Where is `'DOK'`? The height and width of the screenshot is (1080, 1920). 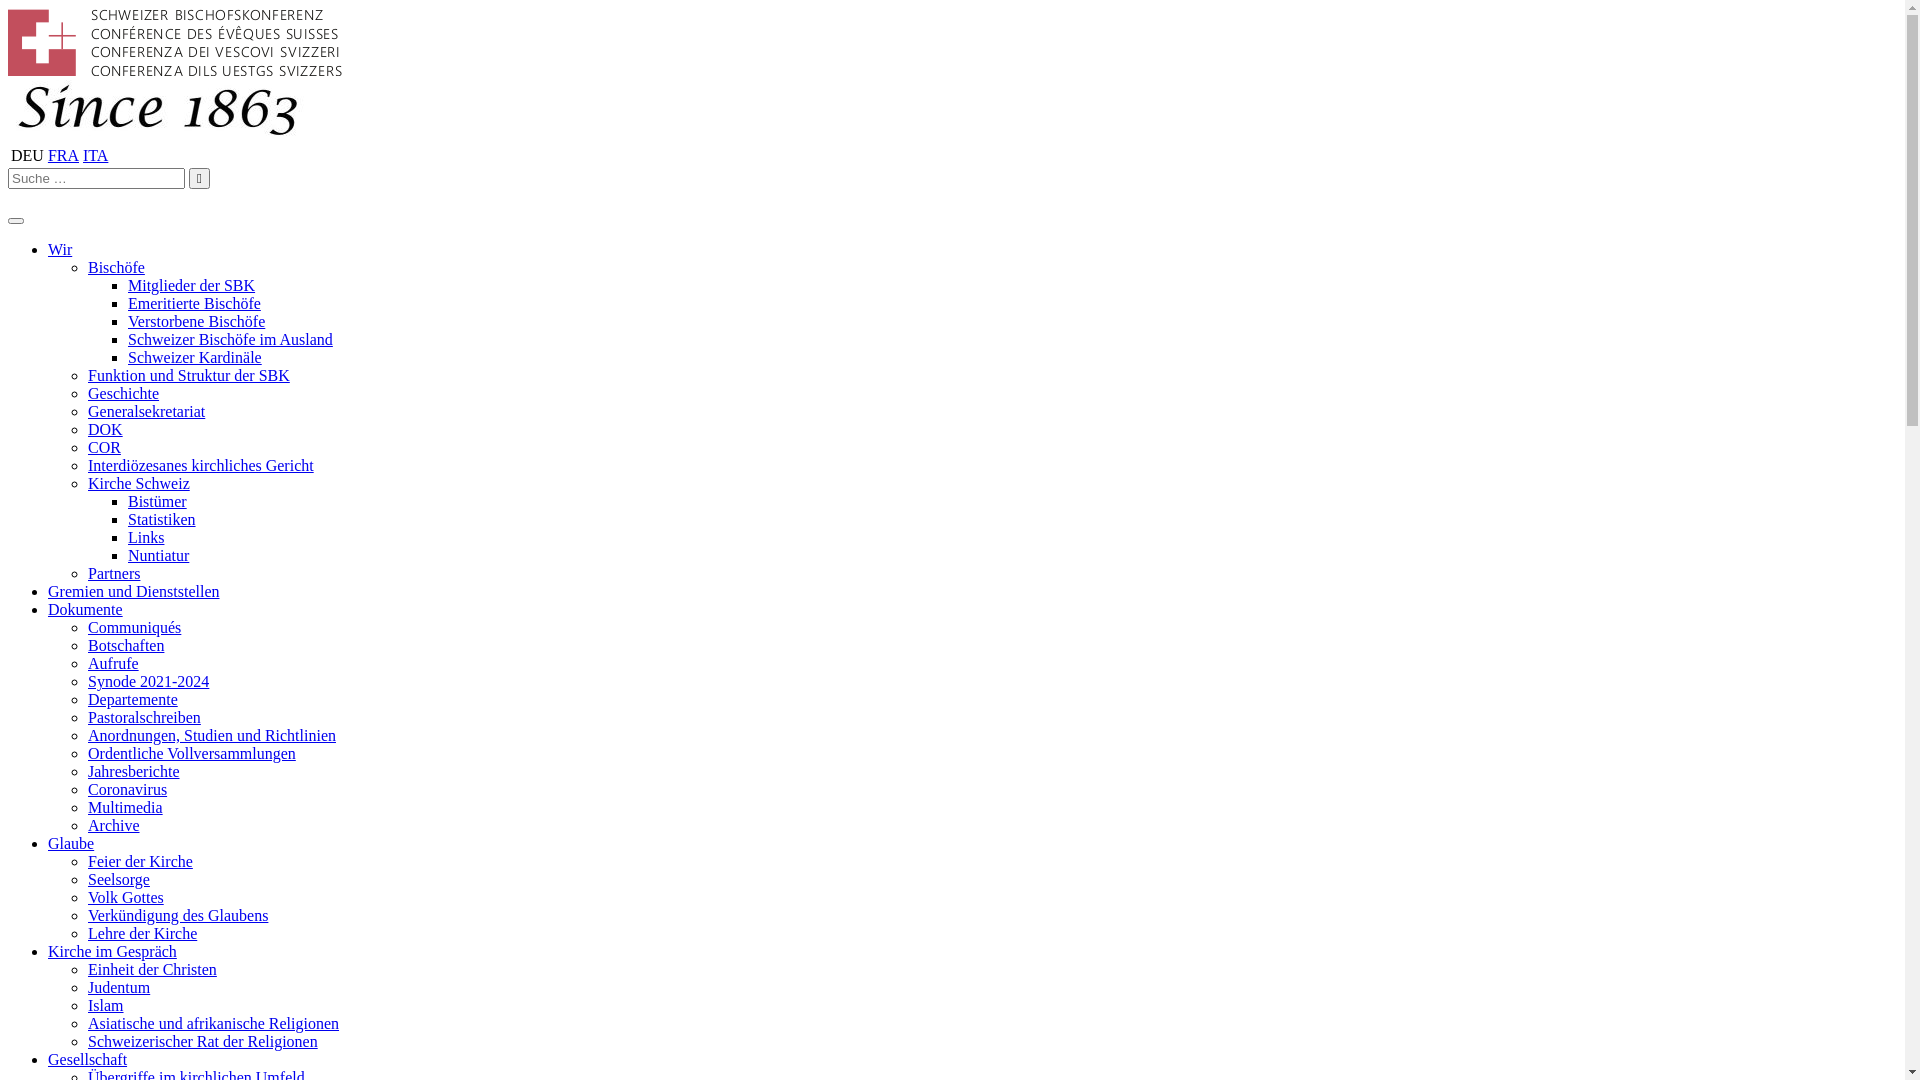 'DOK' is located at coordinates (104, 428).